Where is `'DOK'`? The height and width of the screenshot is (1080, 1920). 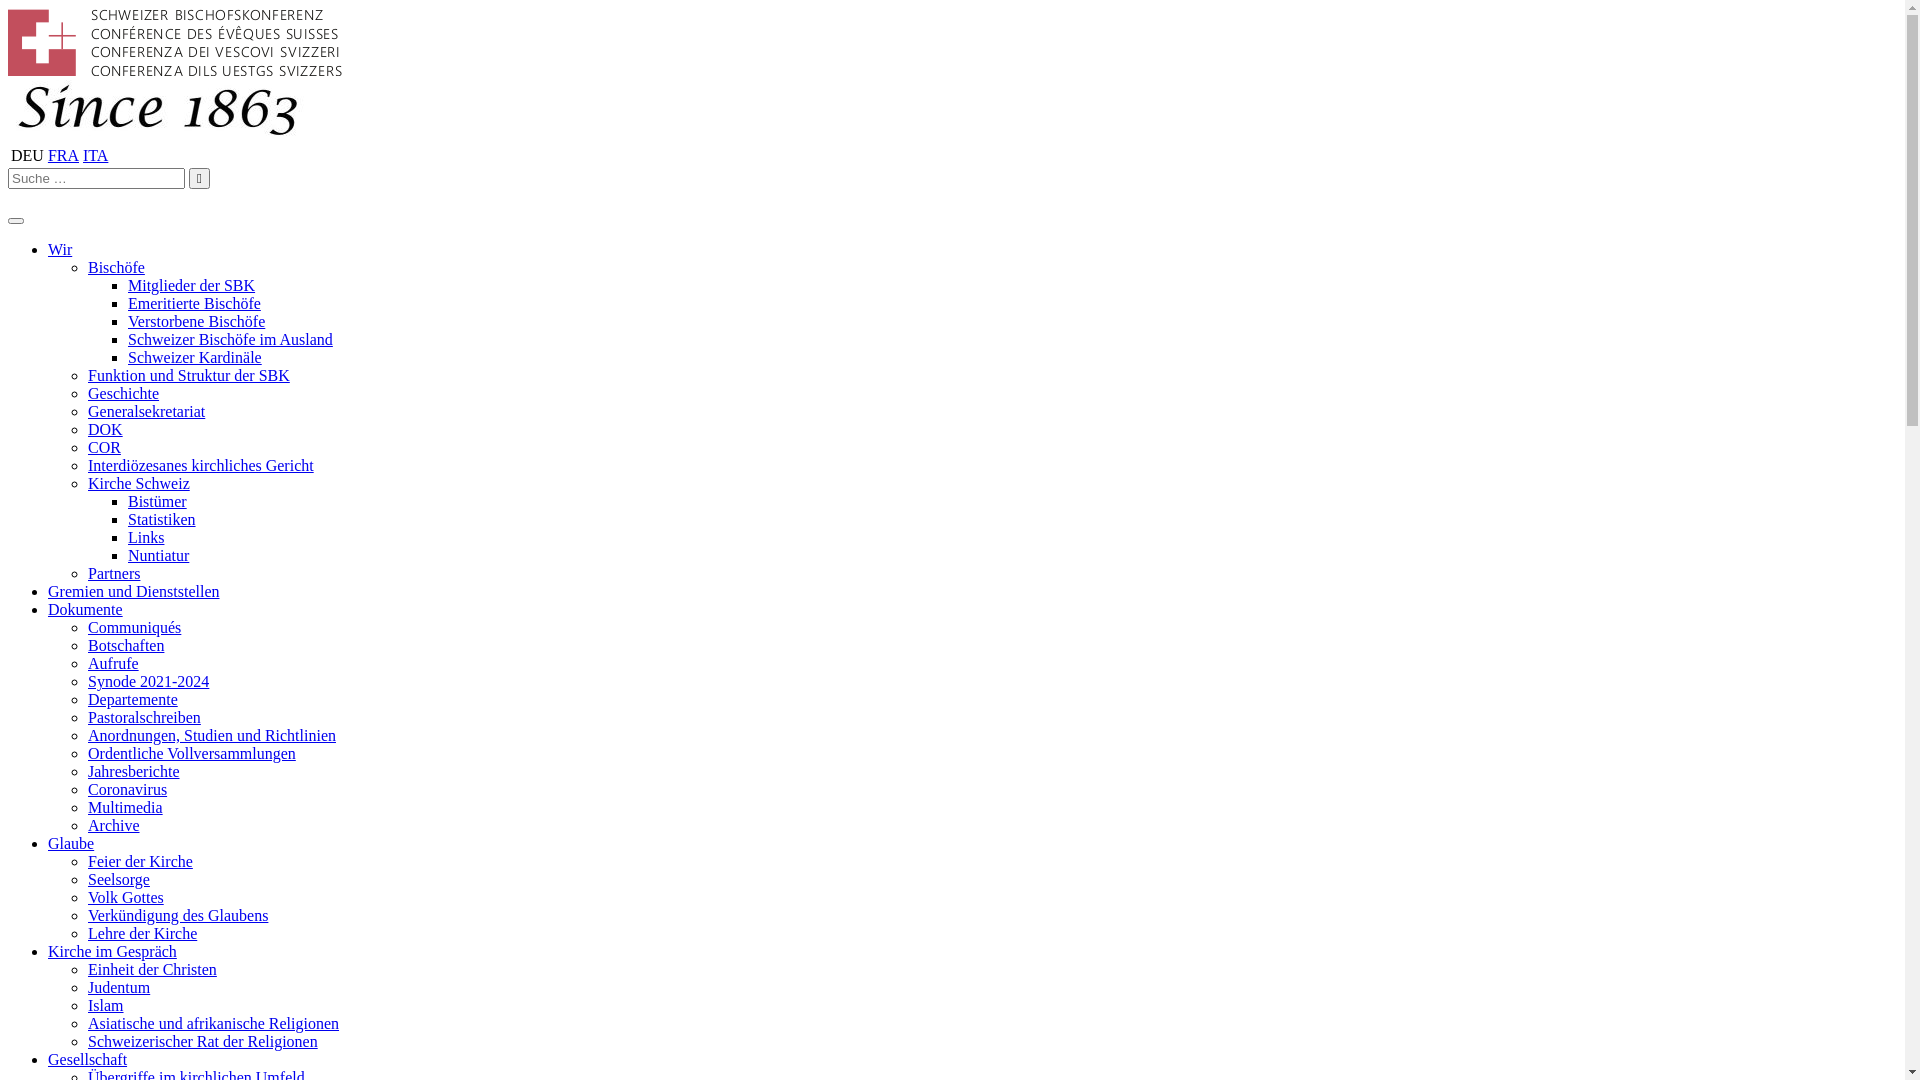 'DOK' is located at coordinates (104, 428).